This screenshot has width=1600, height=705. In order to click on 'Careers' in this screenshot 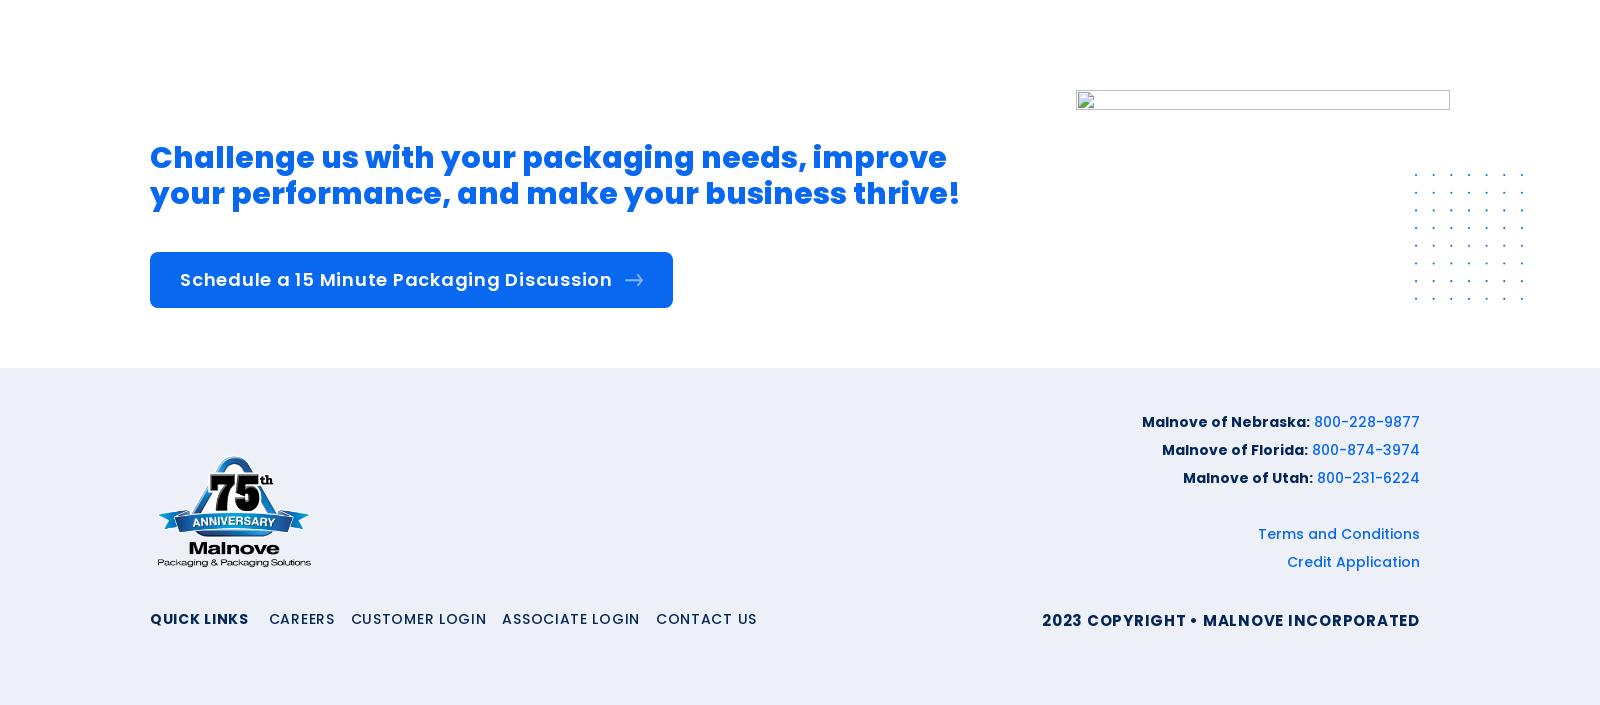, I will do `click(300, 617)`.